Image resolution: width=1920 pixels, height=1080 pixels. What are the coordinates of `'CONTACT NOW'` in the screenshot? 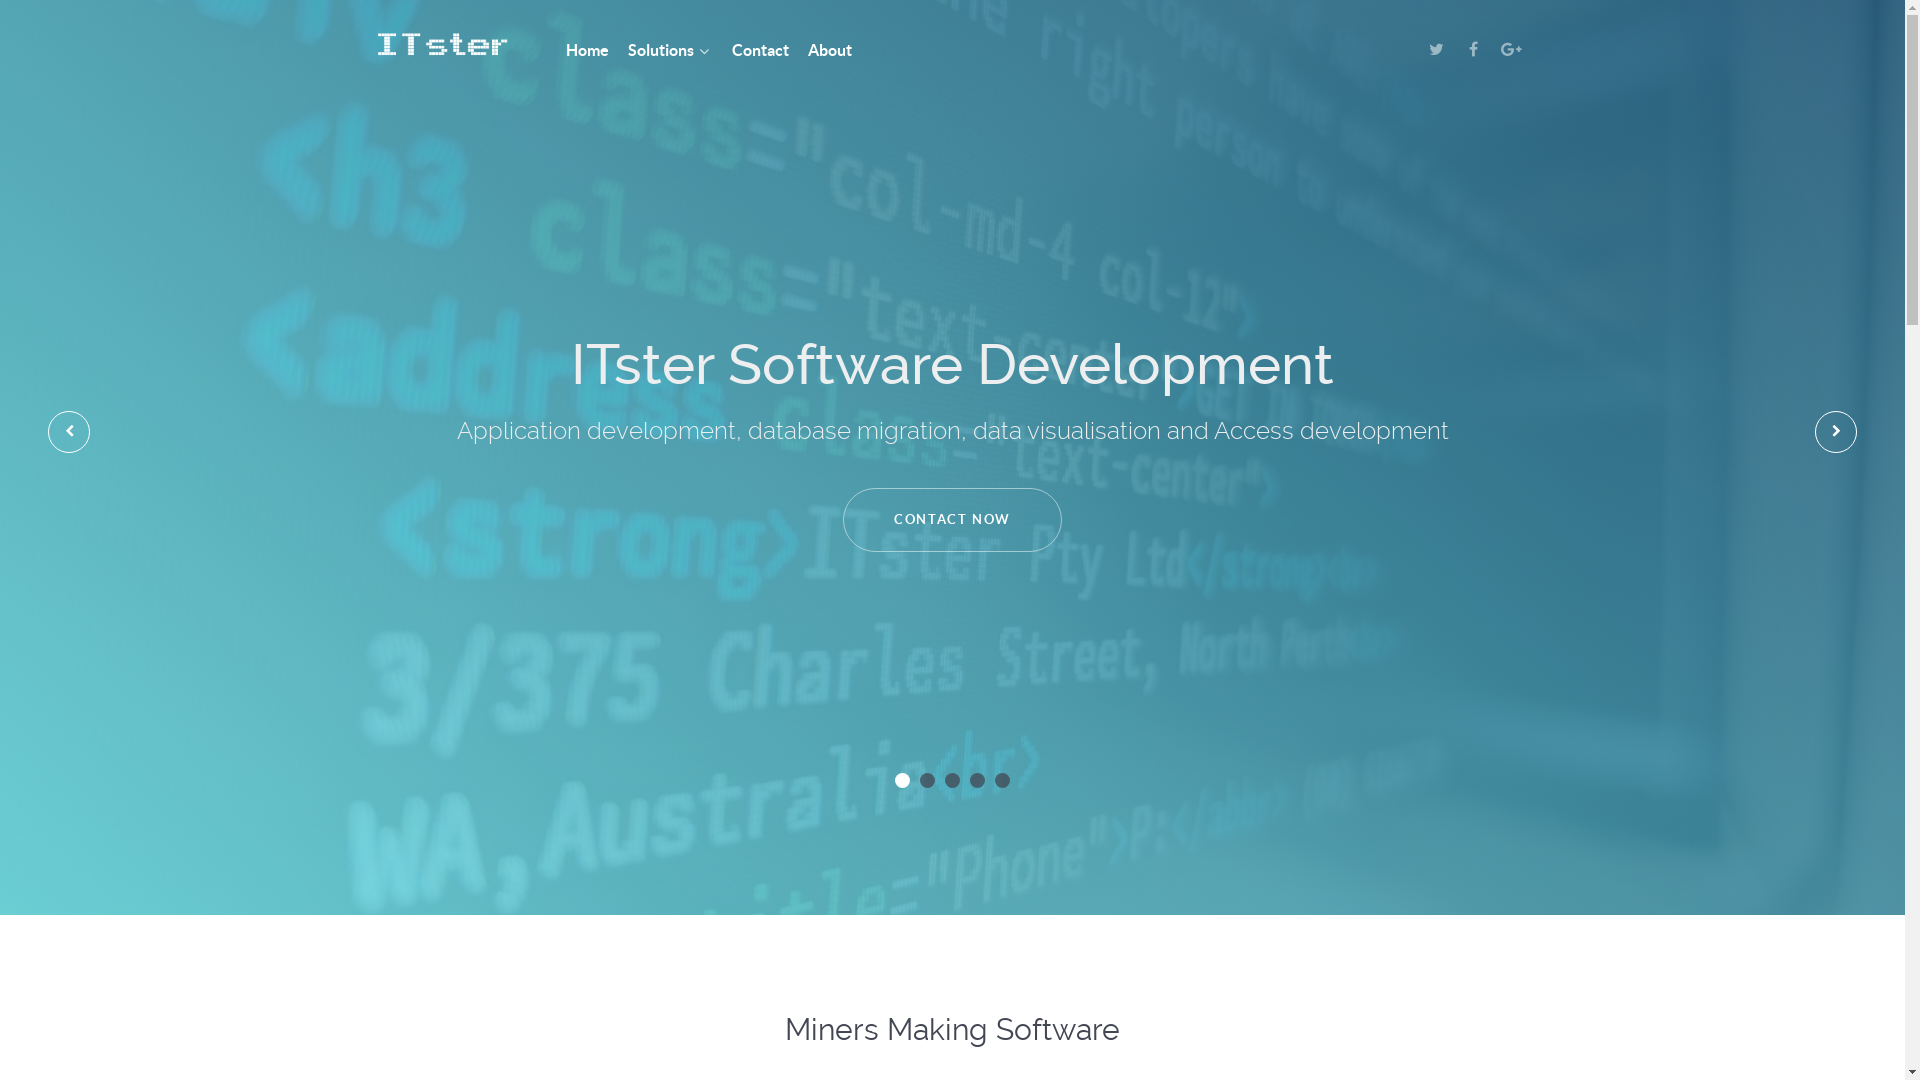 It's located at (951, 519).